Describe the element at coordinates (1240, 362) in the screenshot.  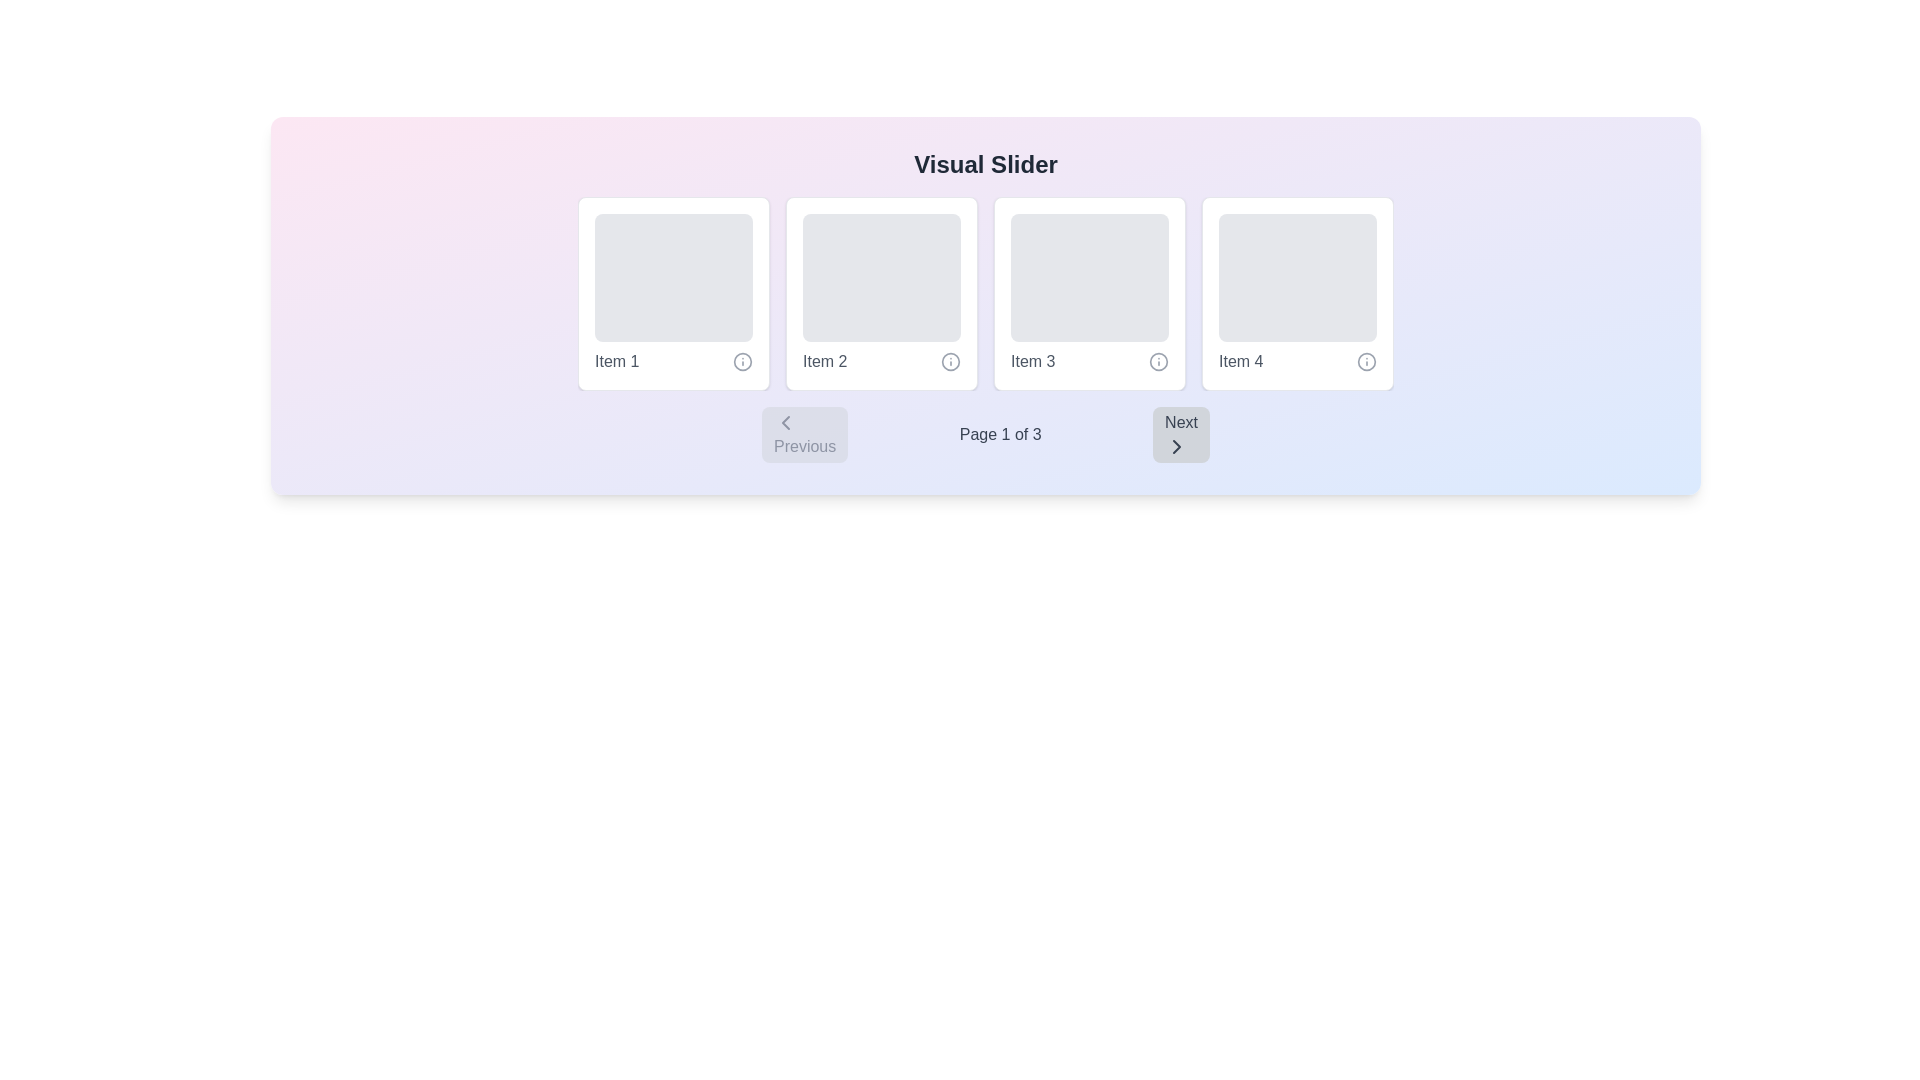
I see `the text label that identifies the fourth visual content box` at that location.